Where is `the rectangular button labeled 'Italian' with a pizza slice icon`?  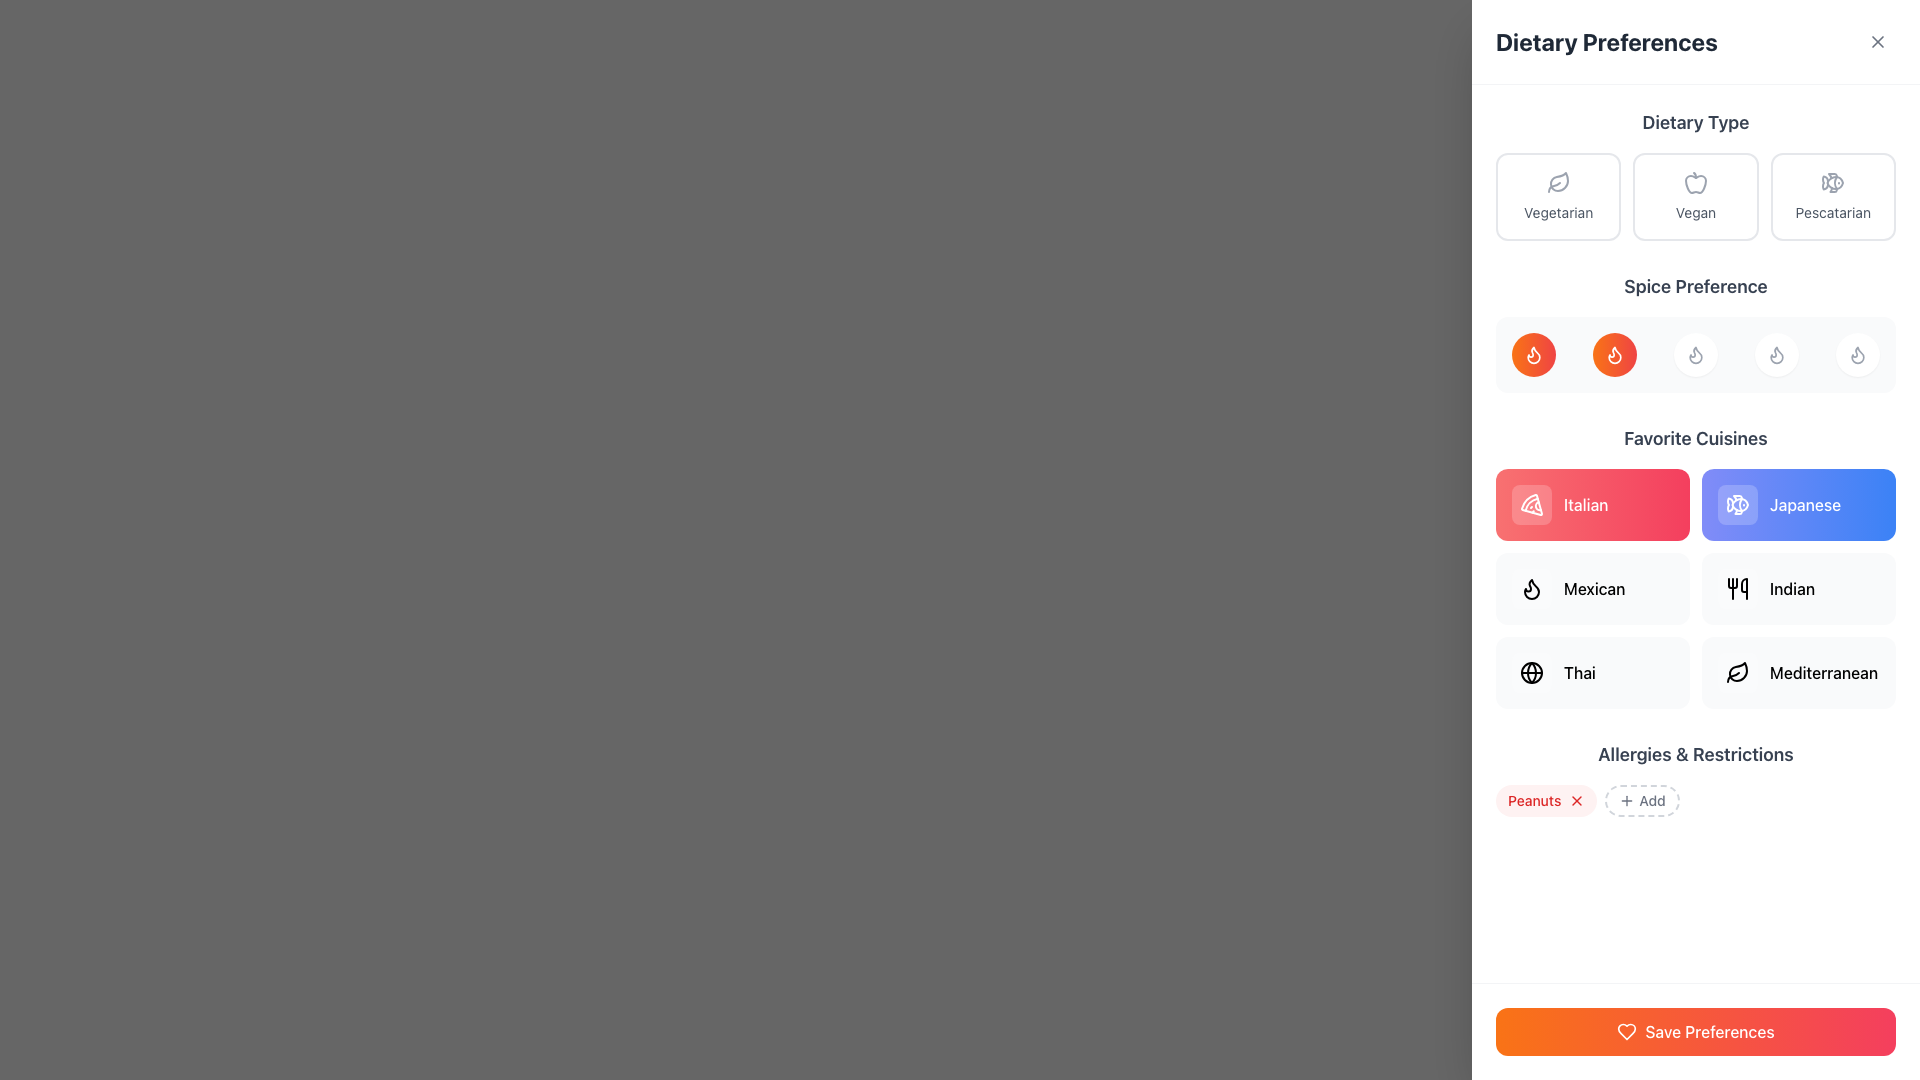 the rectangular button labeled 'Italian' with a pizza slice icon is located at coordinates (1592, 504).